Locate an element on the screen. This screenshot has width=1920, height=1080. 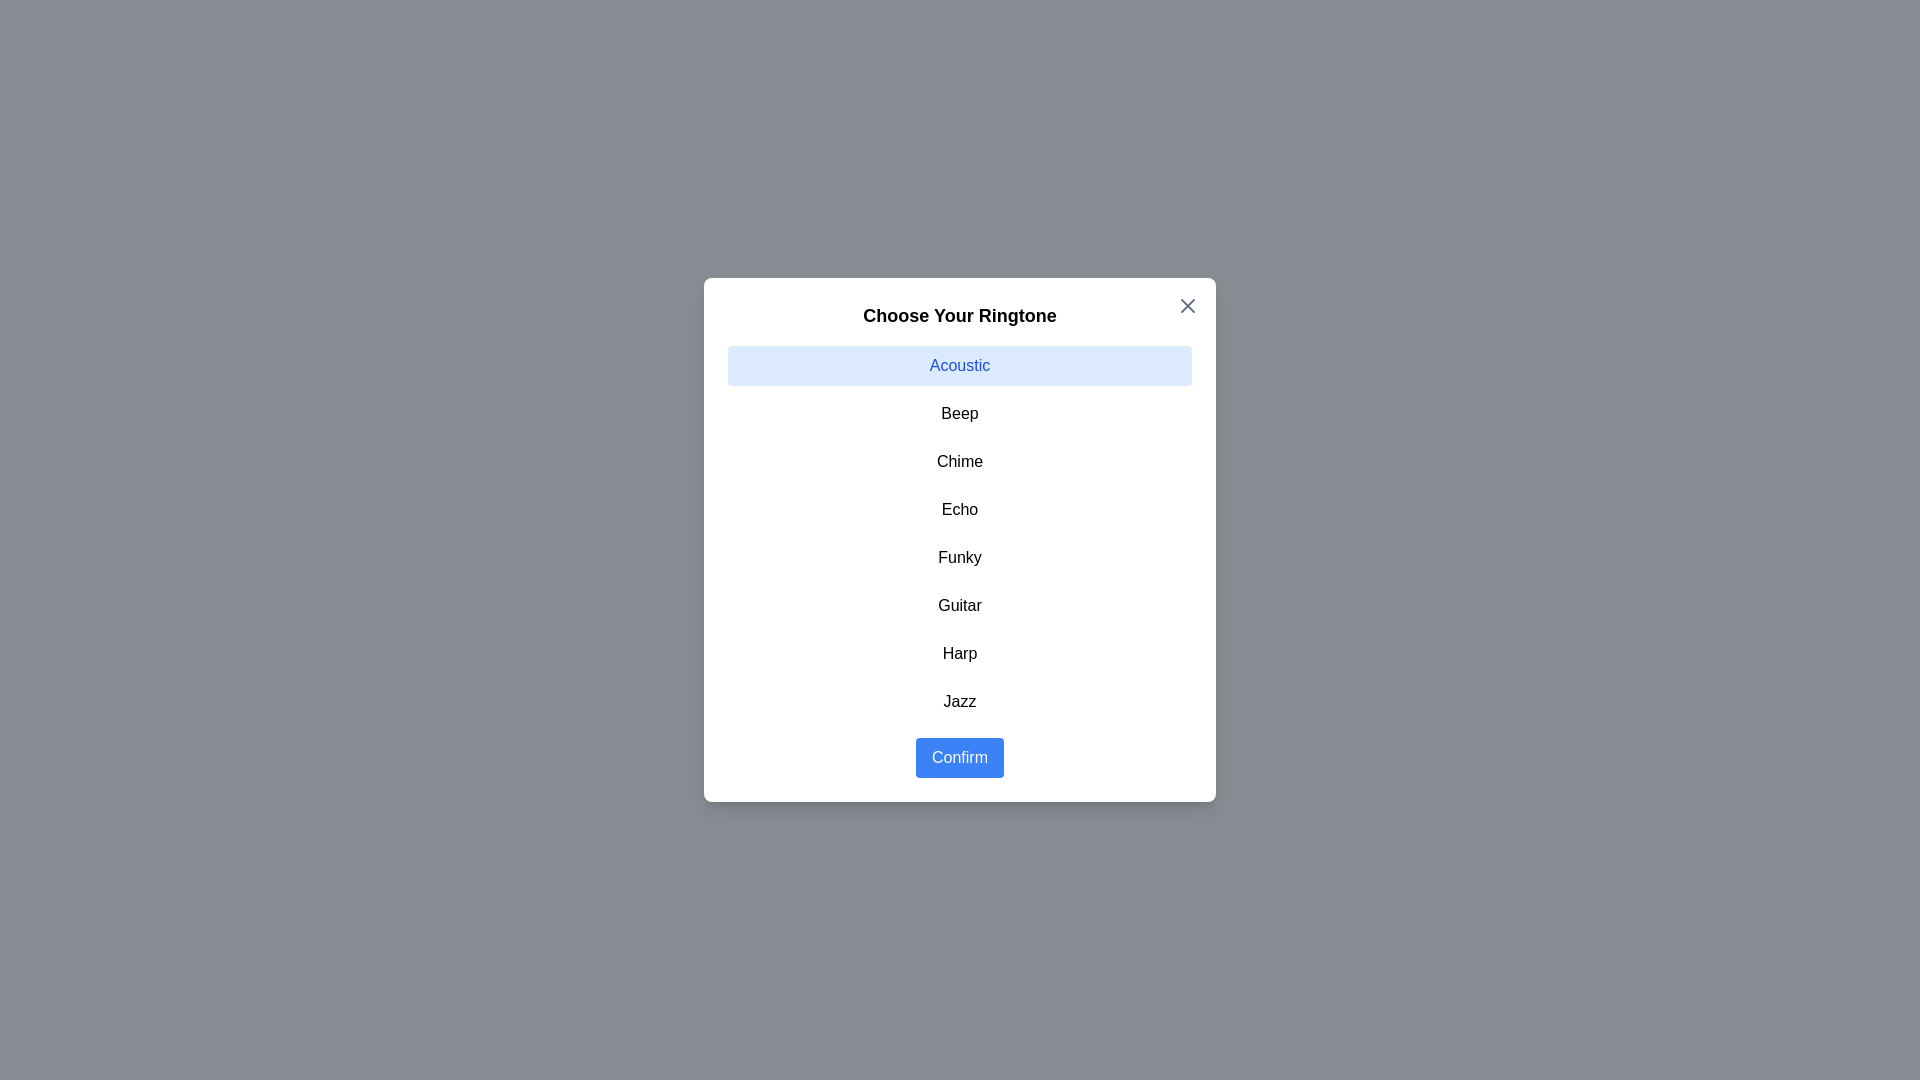
the title text 'Choose Your Ringtone' for copying is located at coordinates (960, 315).